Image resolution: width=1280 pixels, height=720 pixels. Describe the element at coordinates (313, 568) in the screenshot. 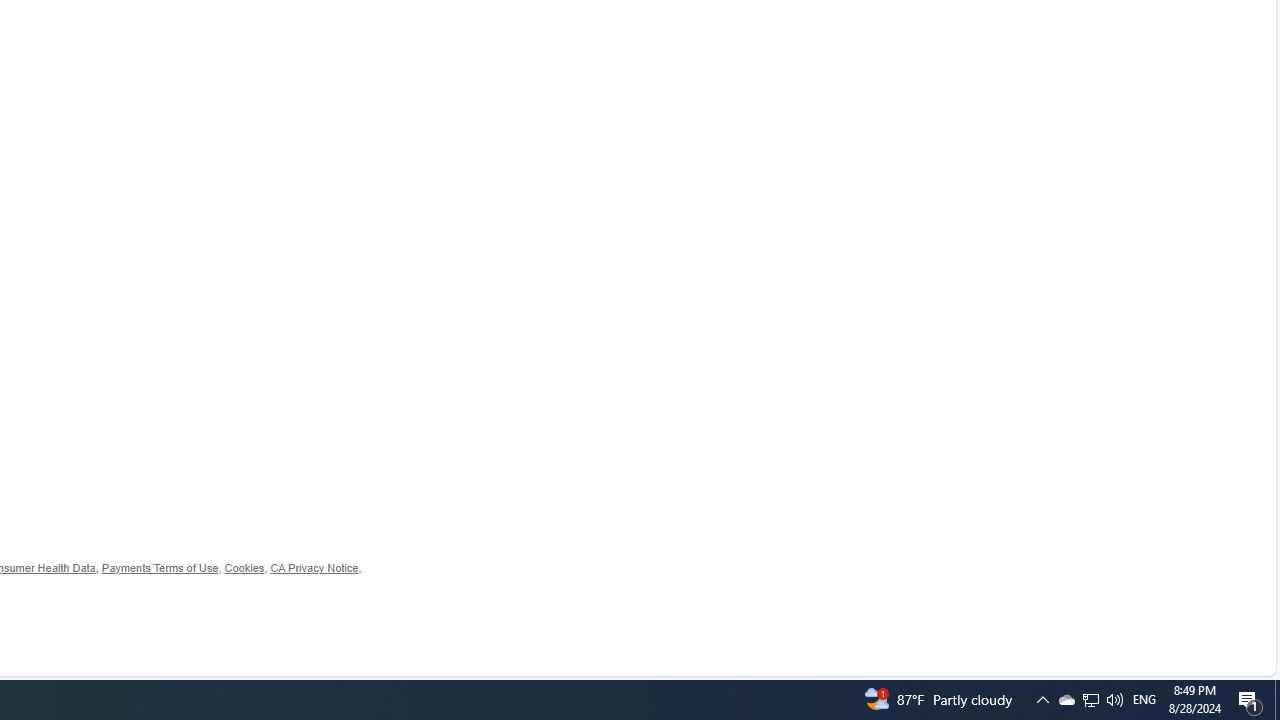

I see `'CA Privacy Notice'` at that location.